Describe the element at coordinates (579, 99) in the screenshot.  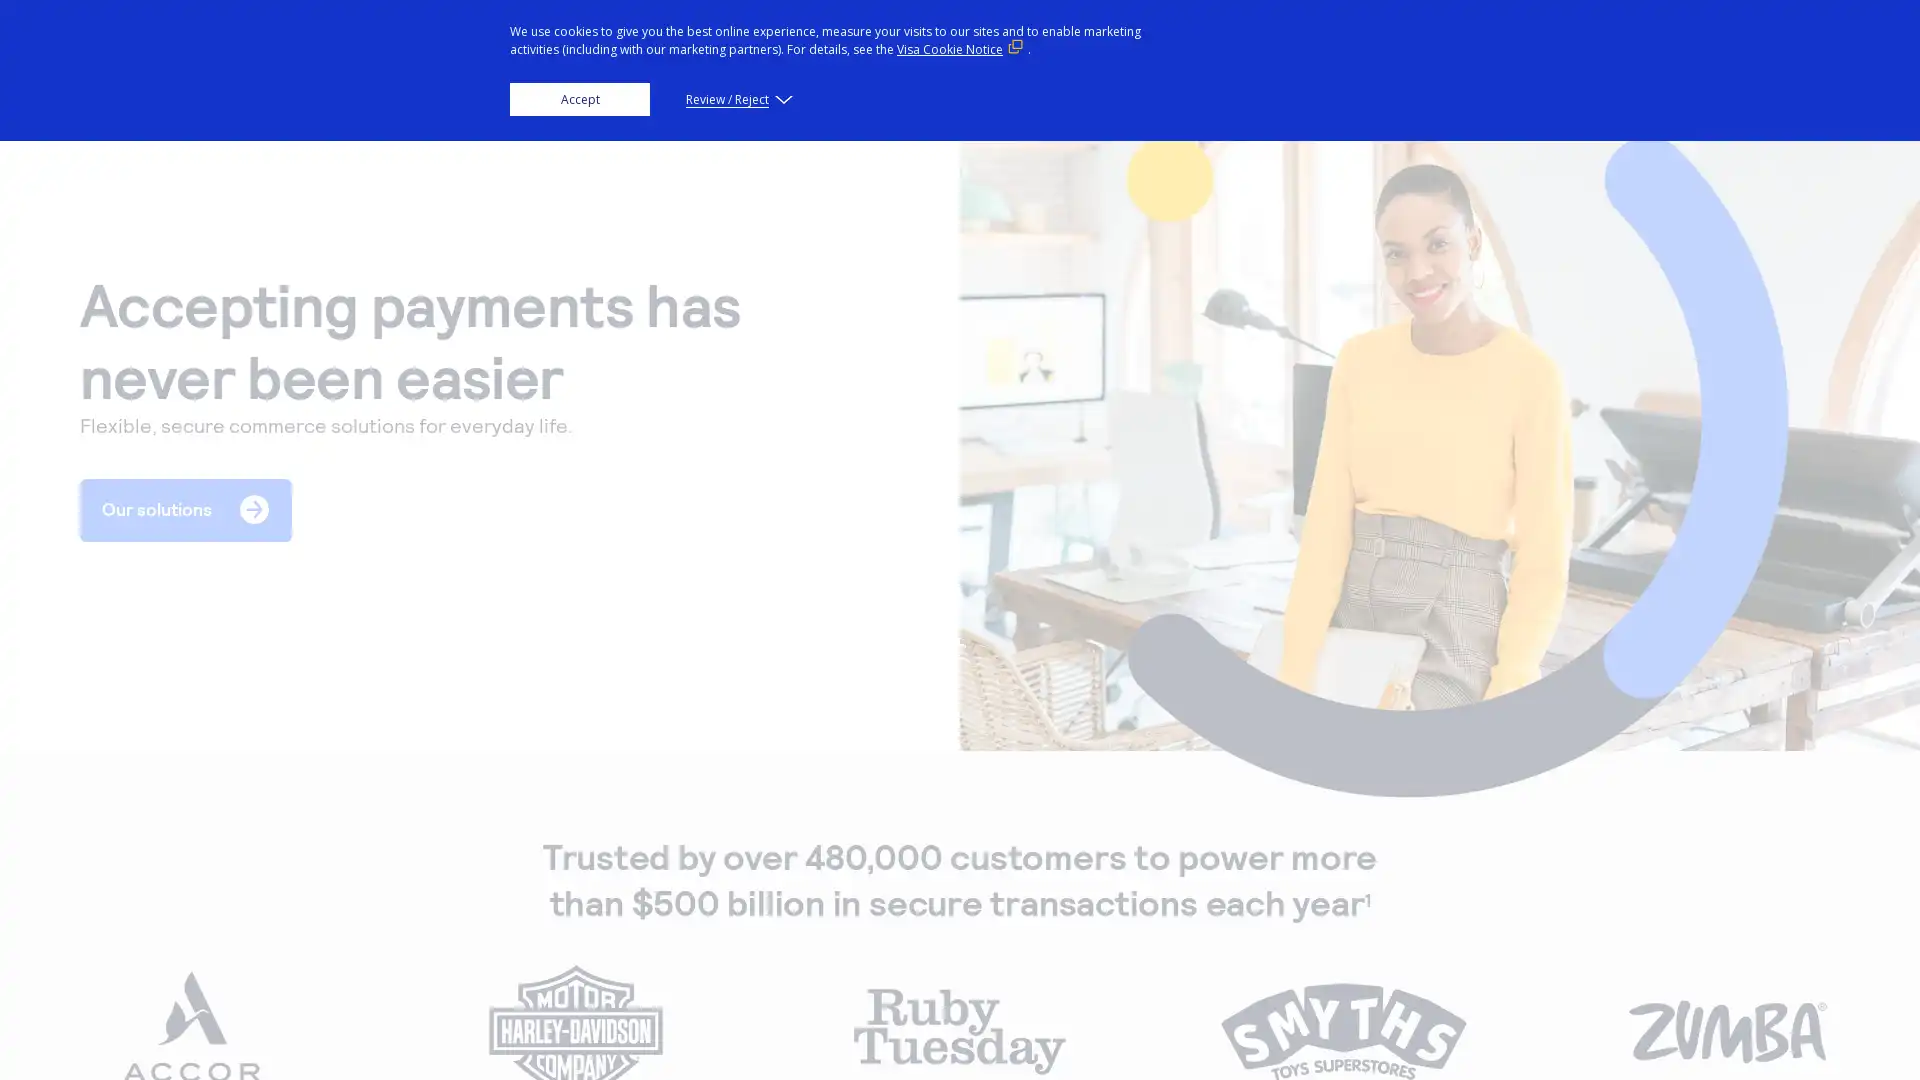
I see `Accept` at that location.